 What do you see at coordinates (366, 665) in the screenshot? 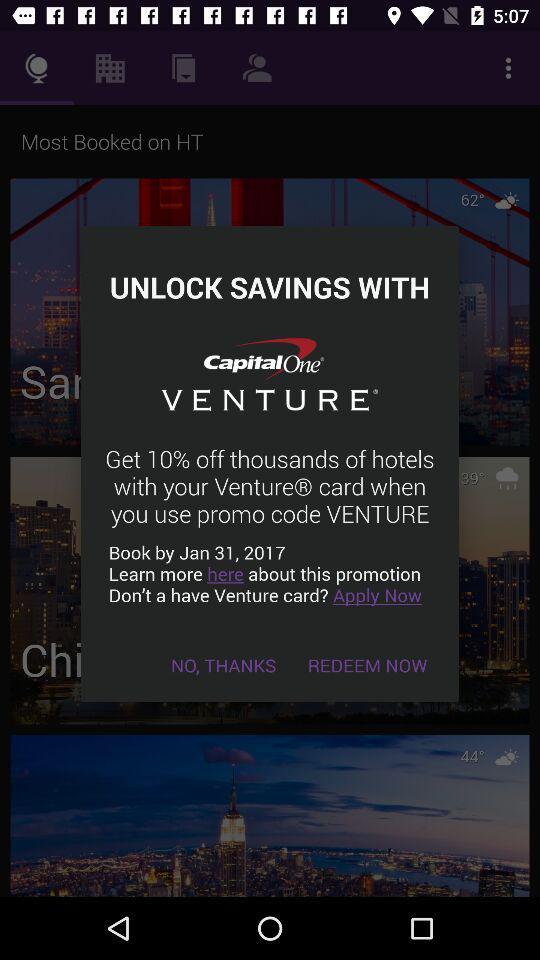
I see `the redeem now item` at bounding box center [366, 665].